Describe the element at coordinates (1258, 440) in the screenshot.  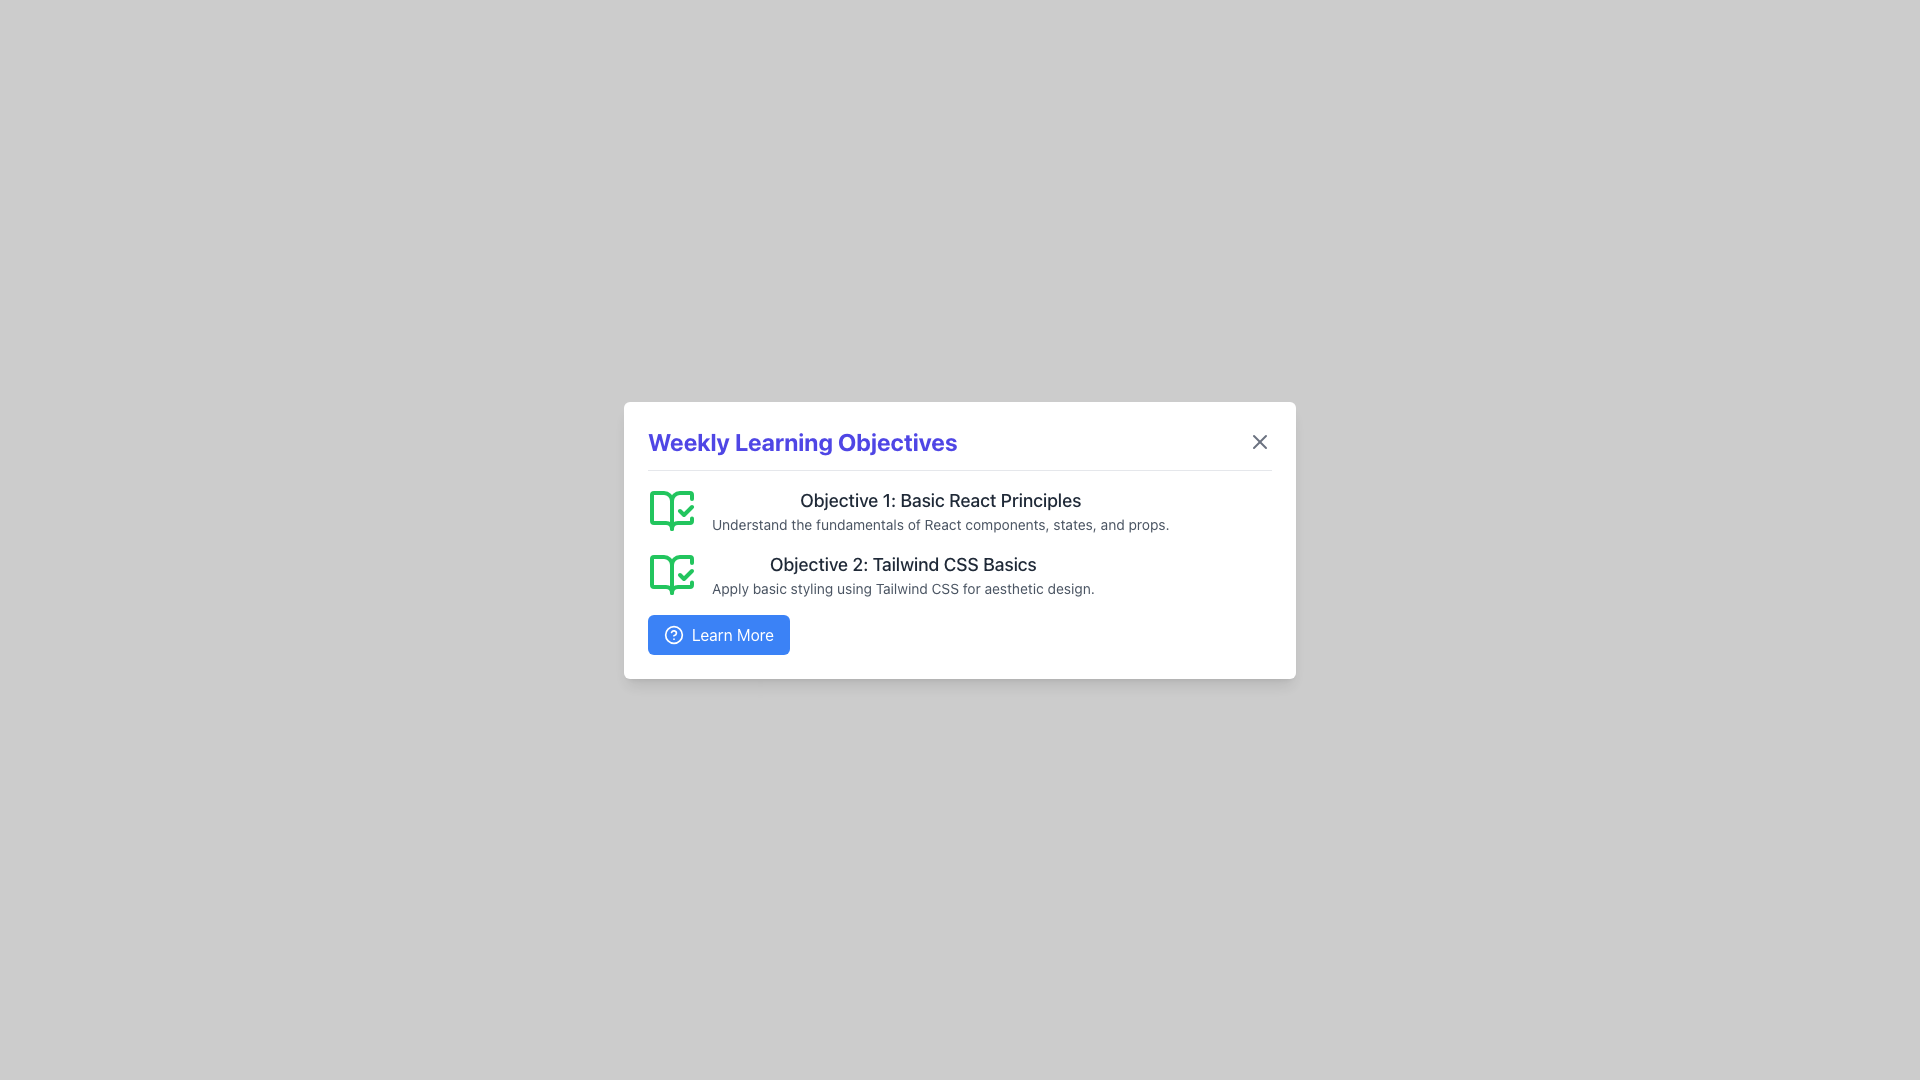
I see `the gray close button icon located in the top-right corner of the modal header, near the 'Weekly Learning Objectives' label` at that location.